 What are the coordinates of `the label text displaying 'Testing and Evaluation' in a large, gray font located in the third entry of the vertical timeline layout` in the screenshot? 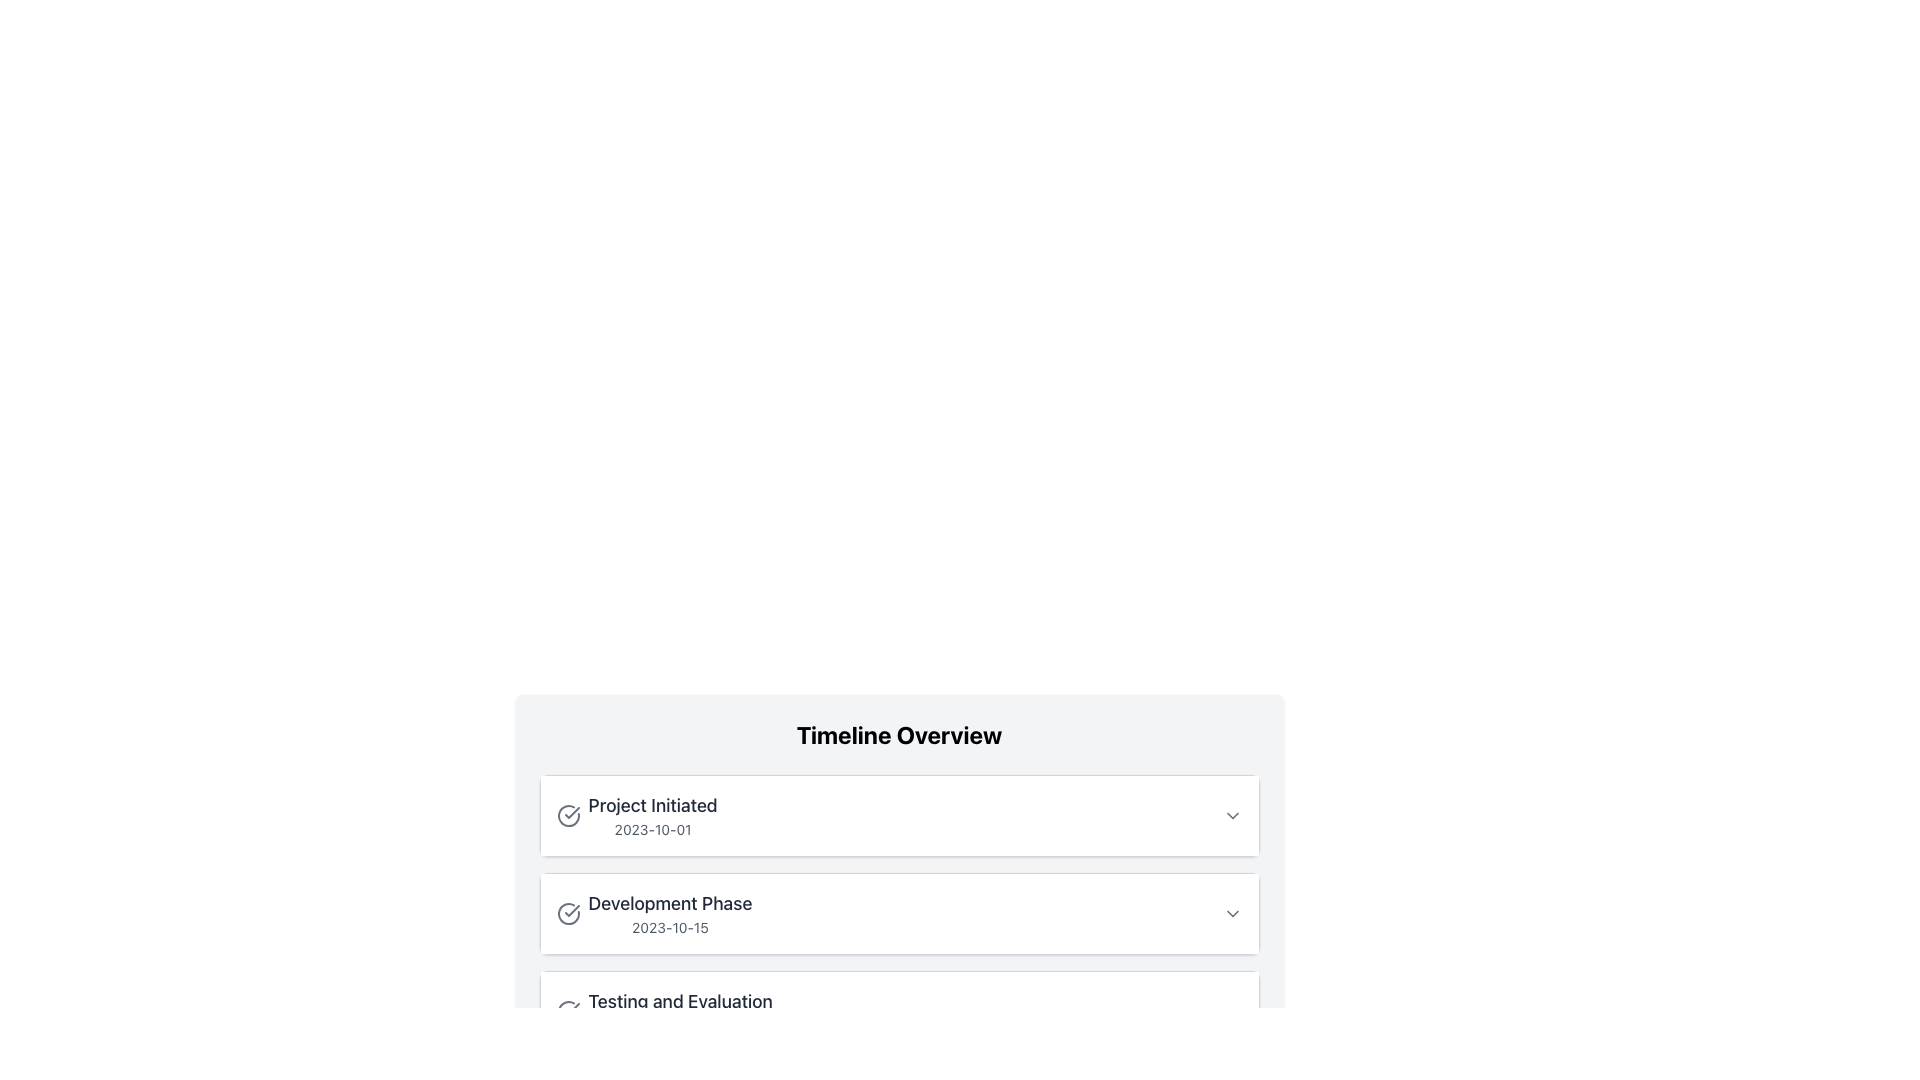 It's located at (680, 1002).